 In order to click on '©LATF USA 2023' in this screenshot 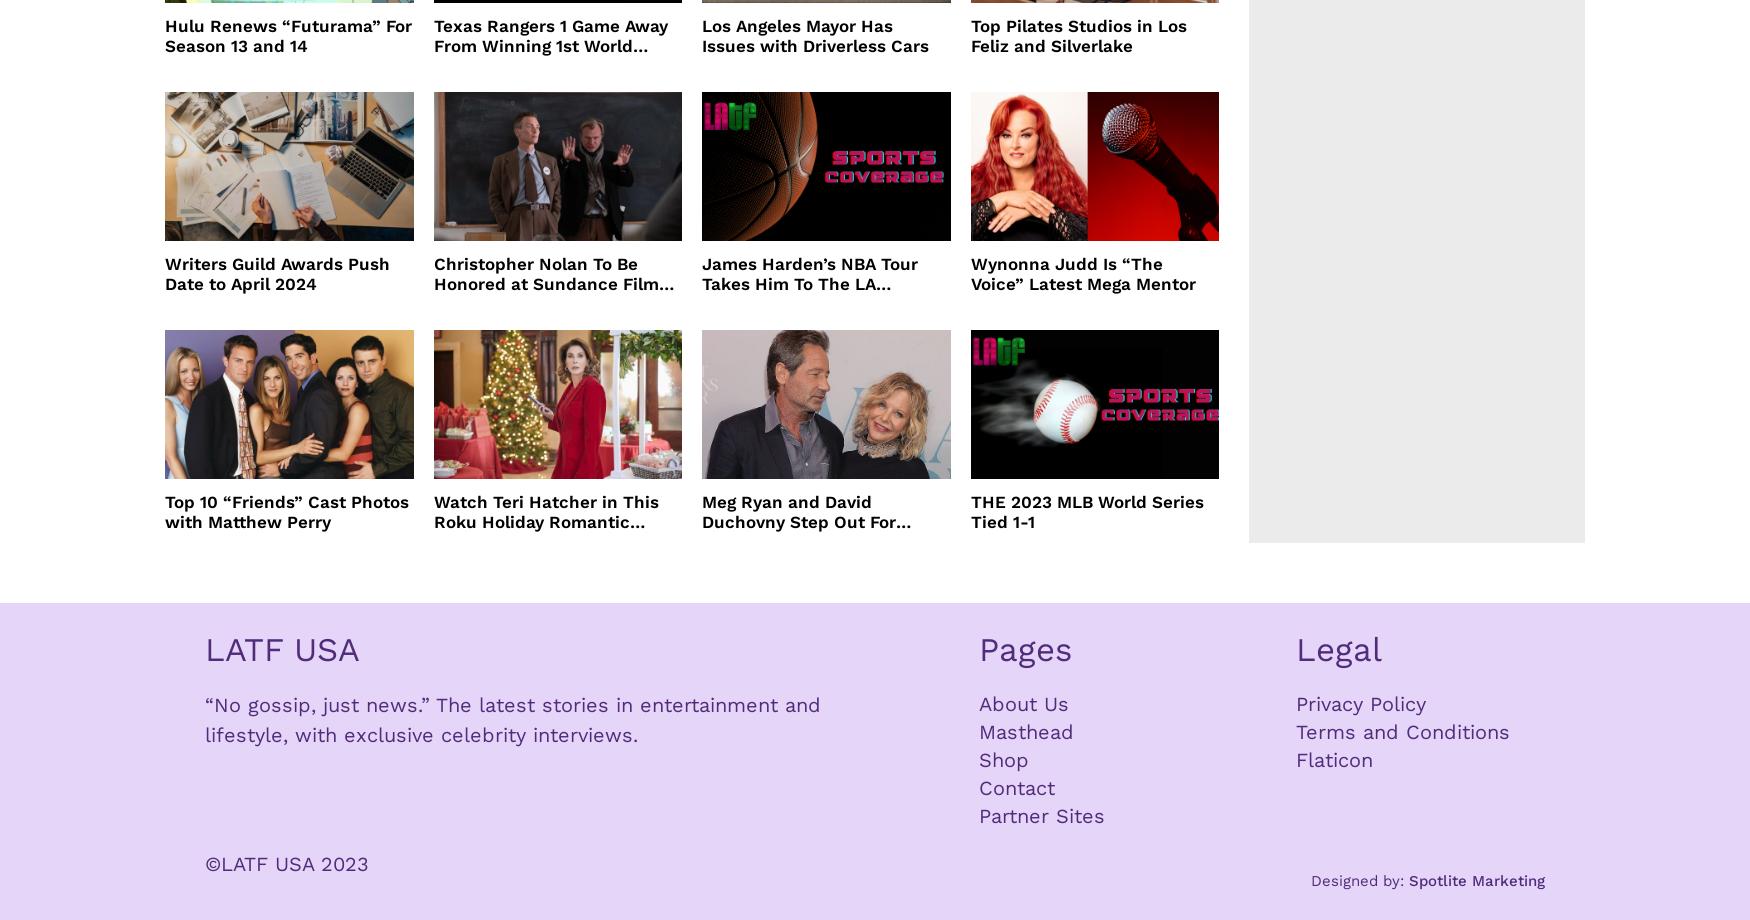, I will do `click(286, 861)`.